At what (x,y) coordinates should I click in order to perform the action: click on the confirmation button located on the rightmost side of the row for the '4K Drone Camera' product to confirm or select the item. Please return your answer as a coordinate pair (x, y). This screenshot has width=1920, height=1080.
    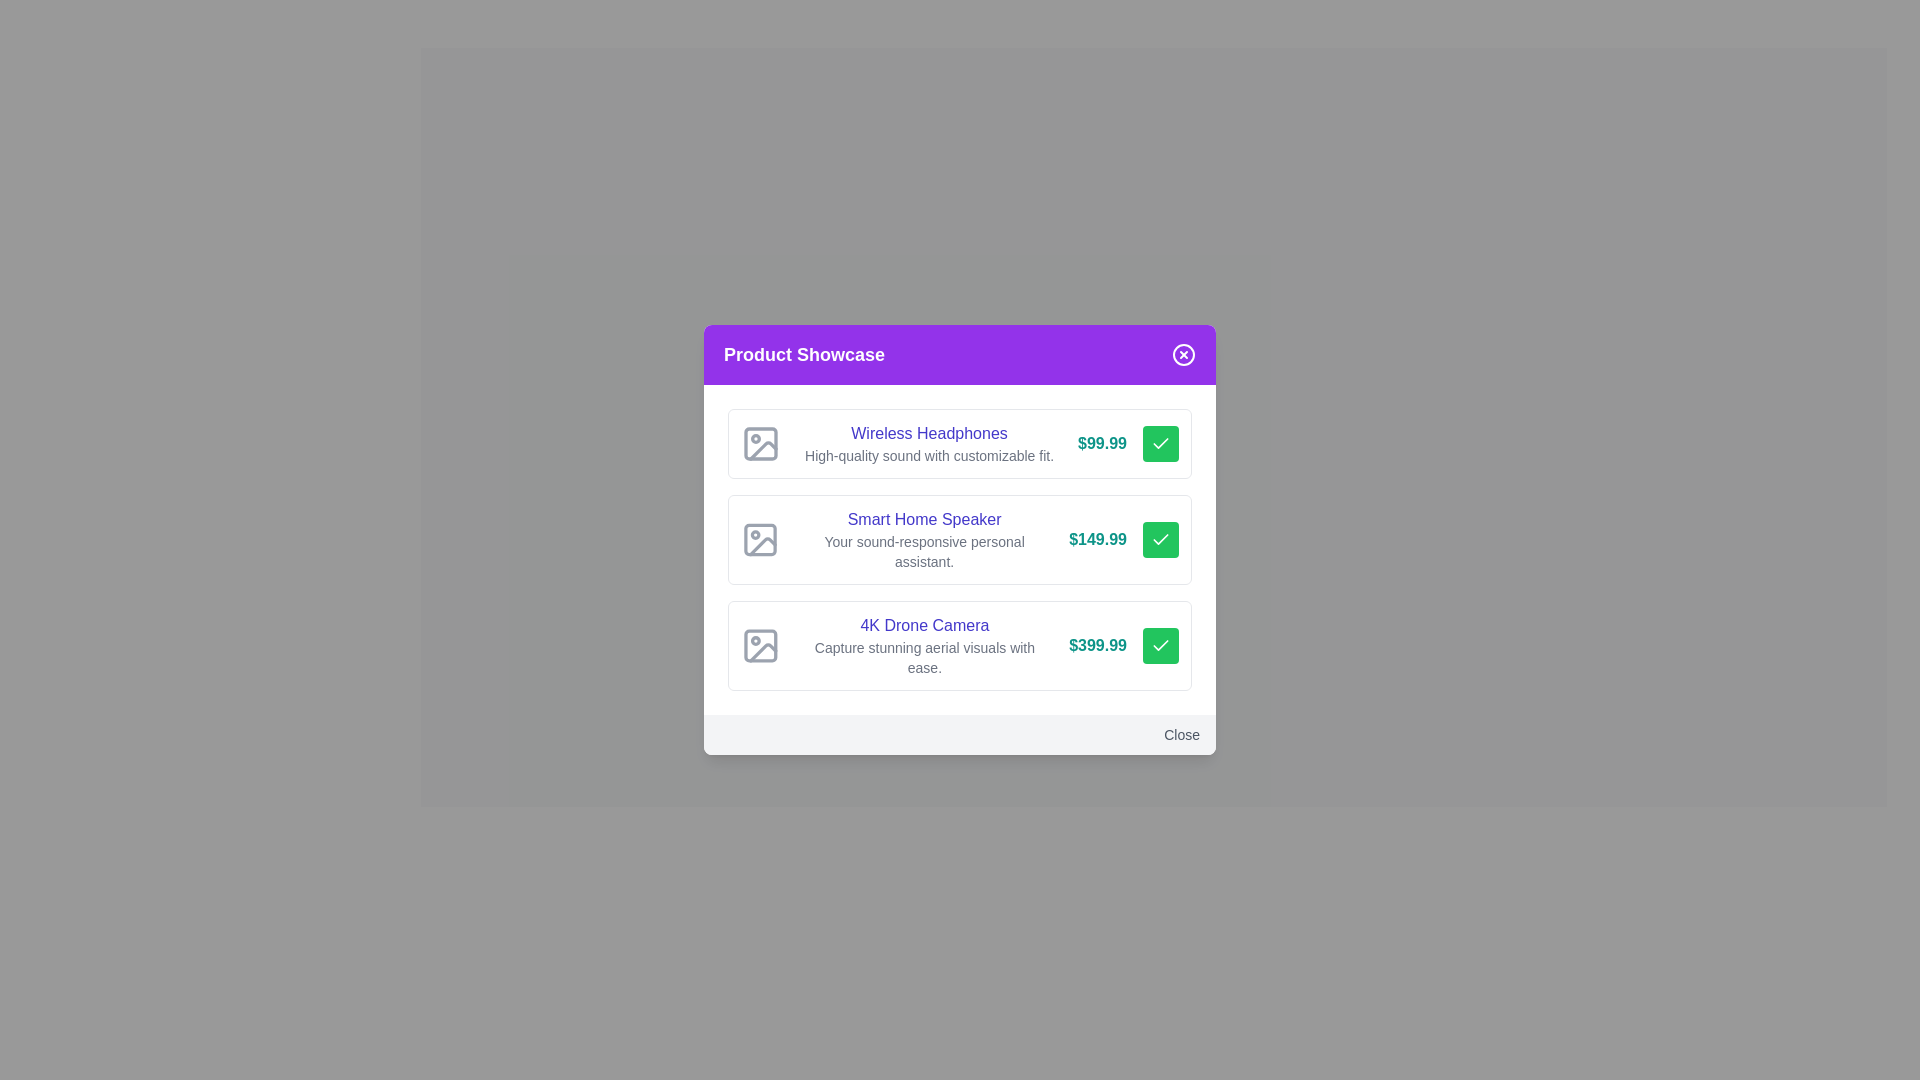
    Looking at the image, I should click on (1161, 645).